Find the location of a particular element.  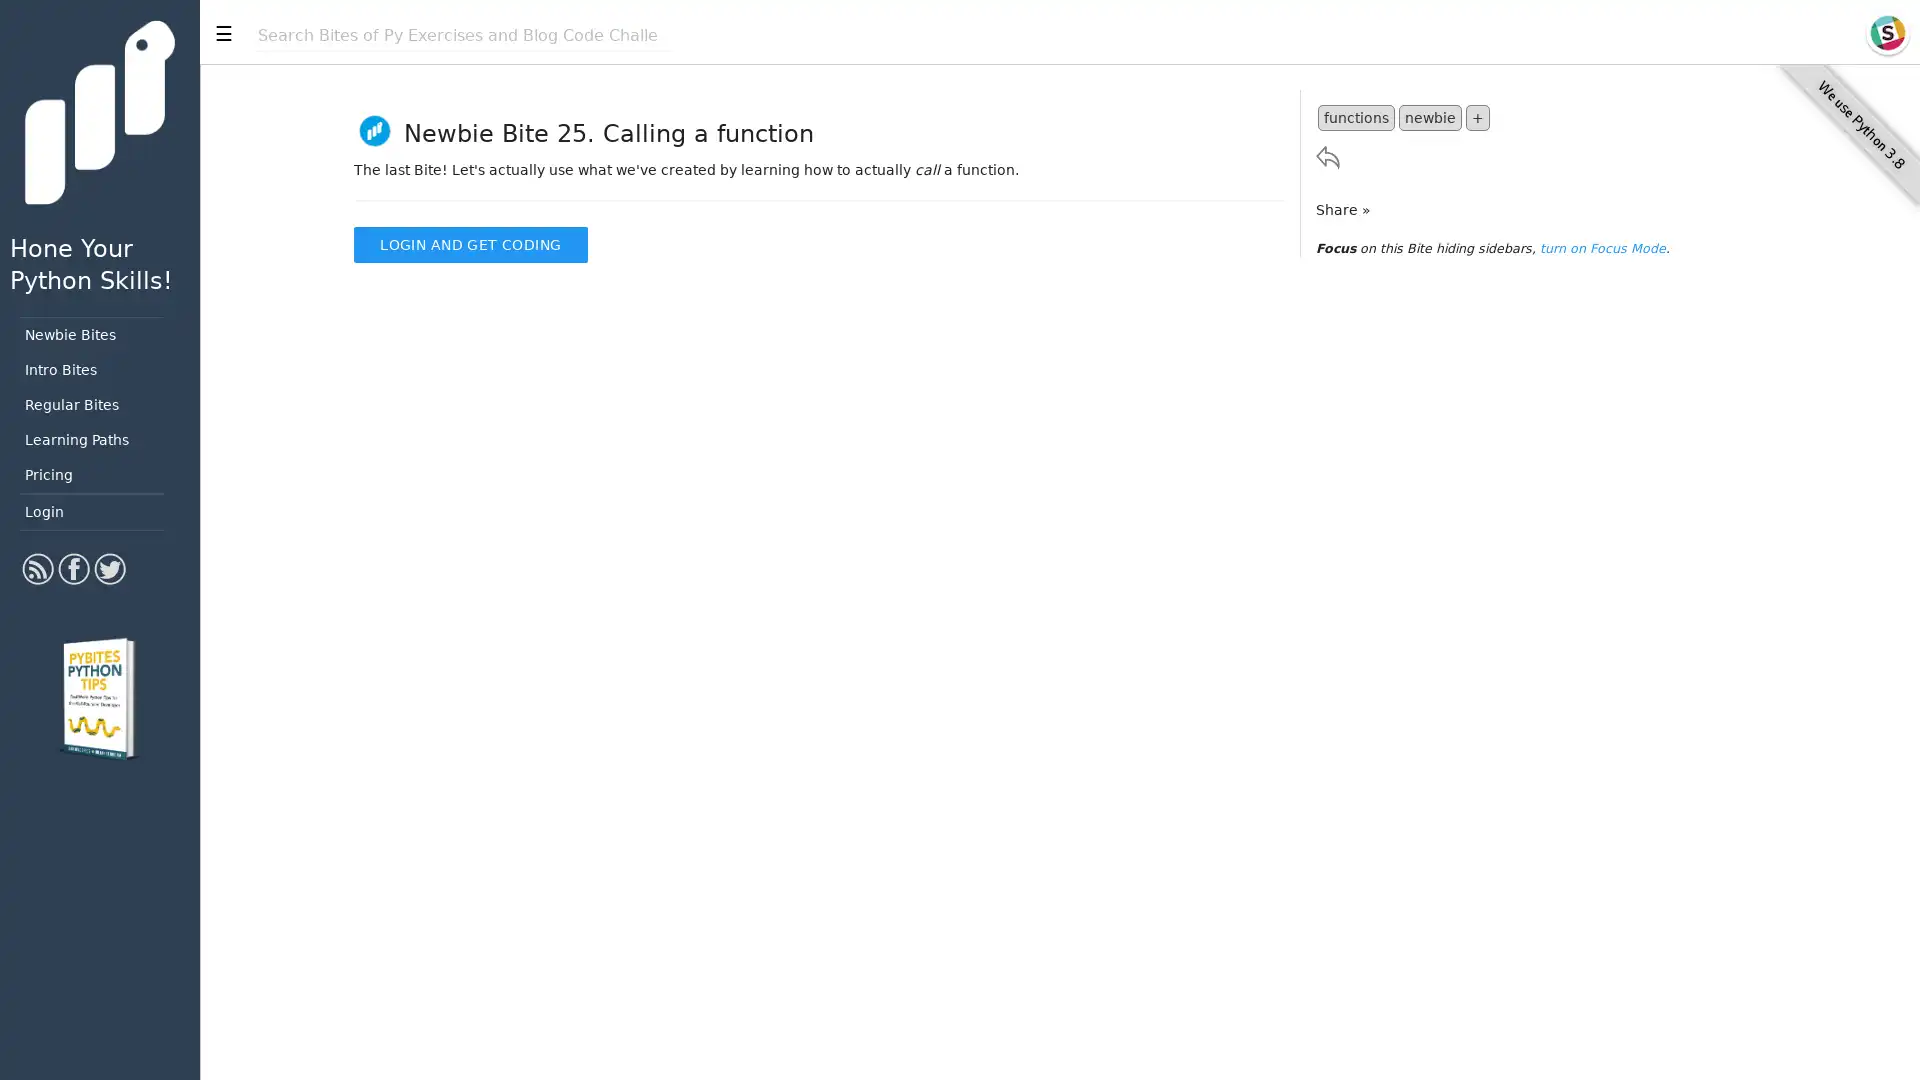

Slack icon is located at coordinates (1886, 33).